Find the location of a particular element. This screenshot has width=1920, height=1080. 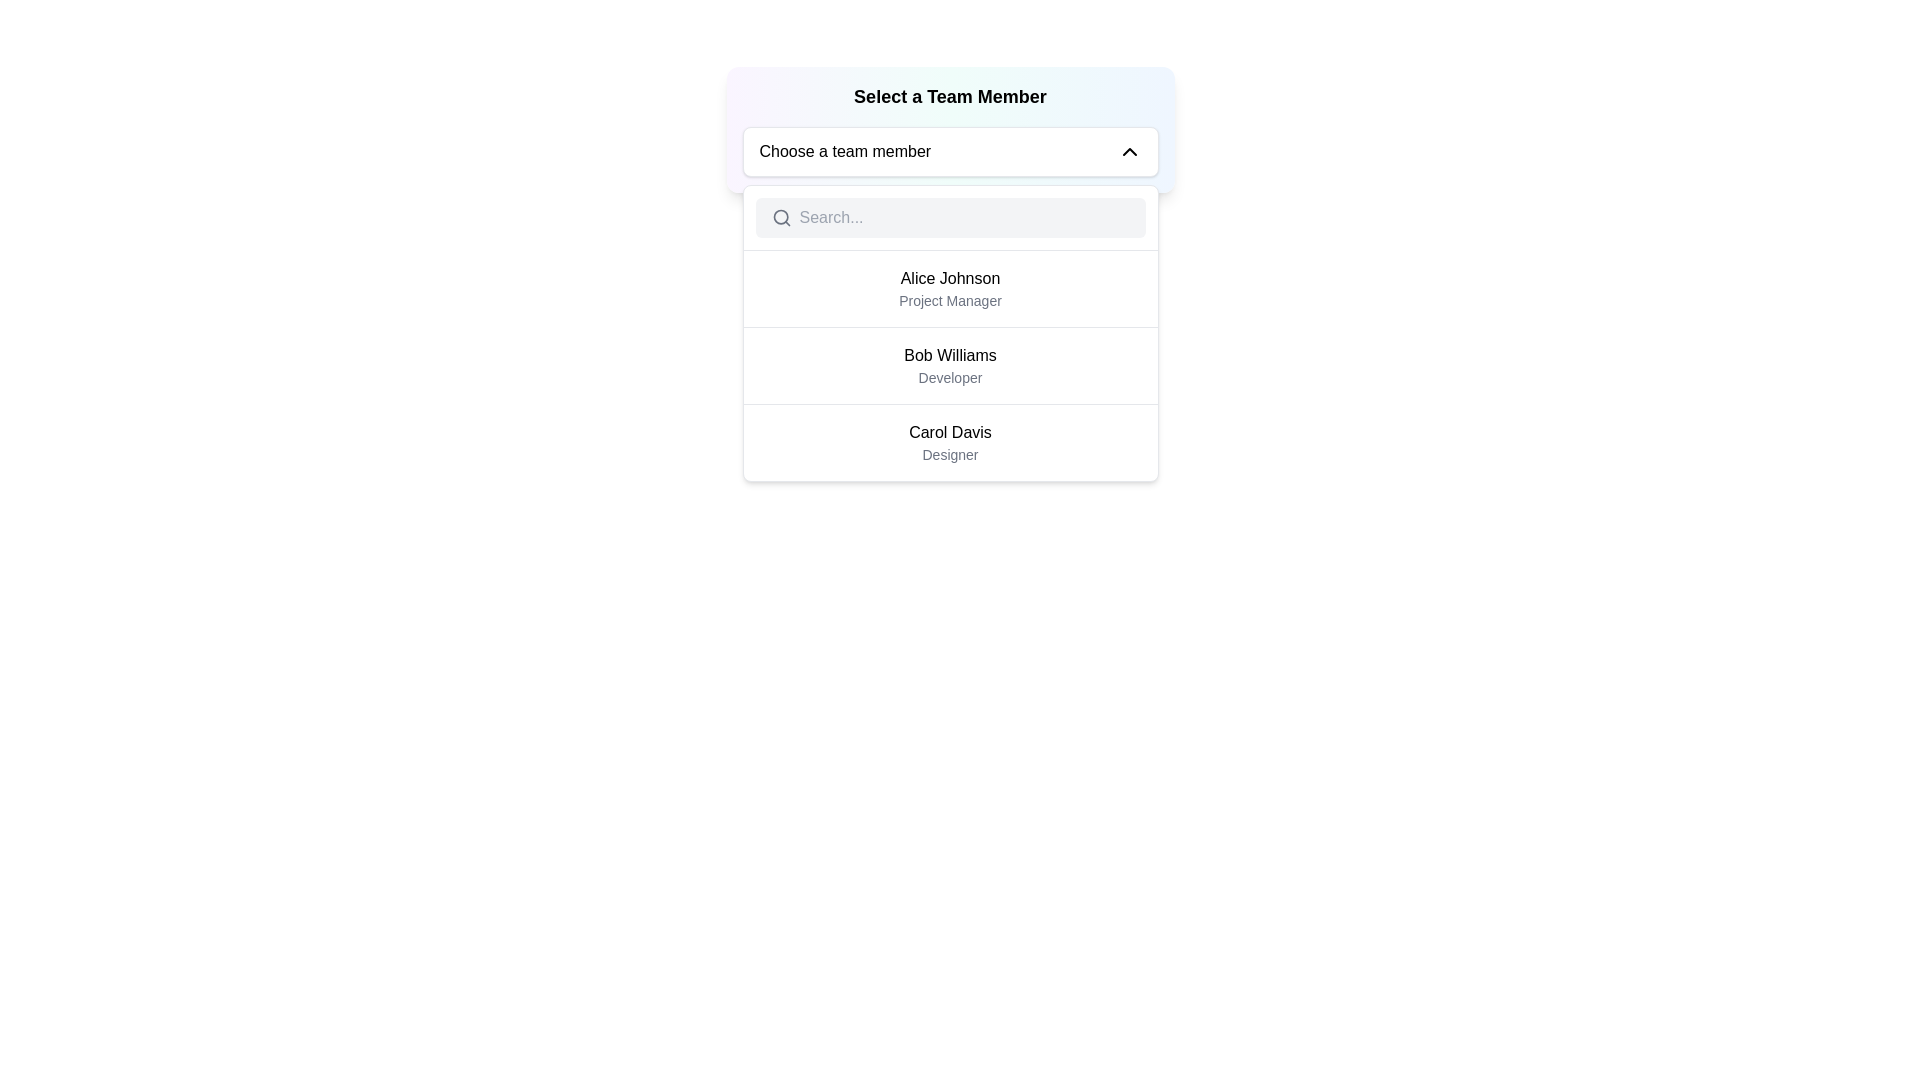

the Clickable List Item representing team member 'Bob Williams' is located at coordinates (949, 366).